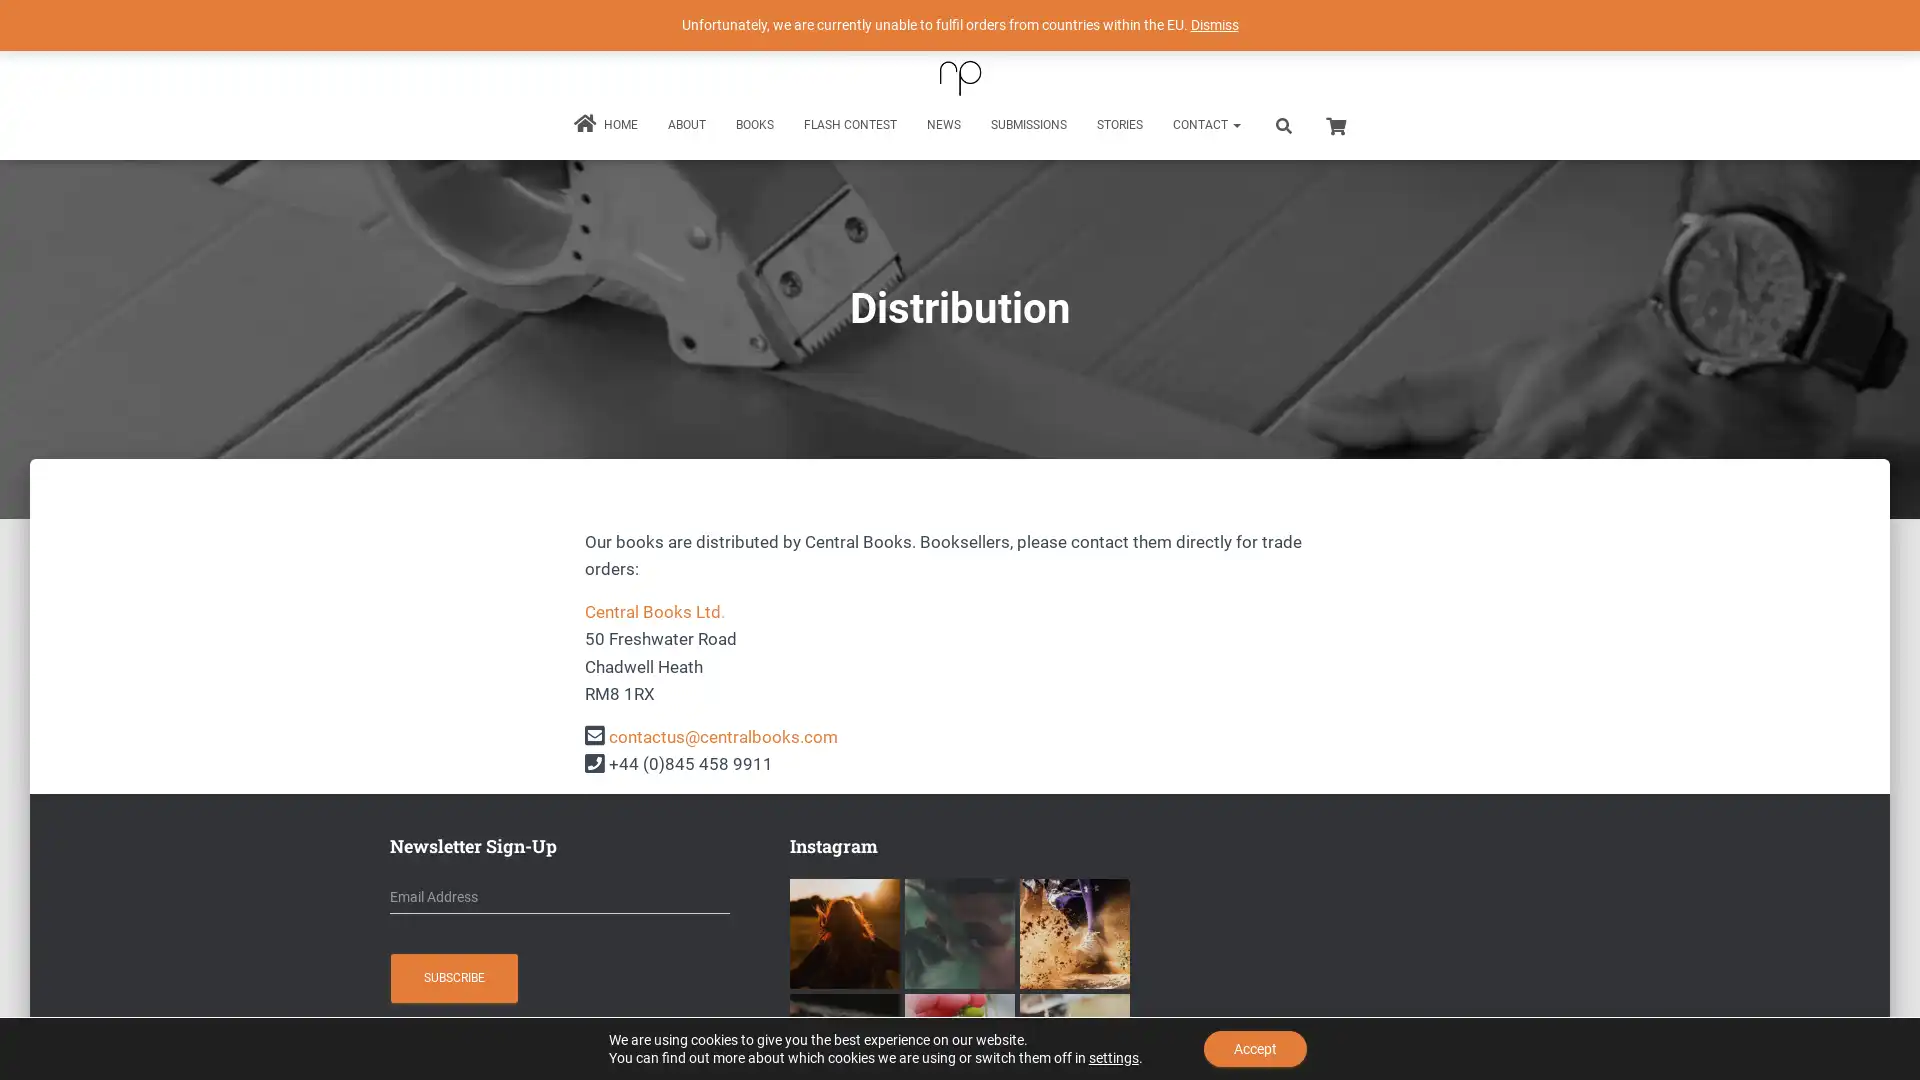  Describe the element at coordinates (1254, 1048) in the screenshot. I see `Accept` at that location.